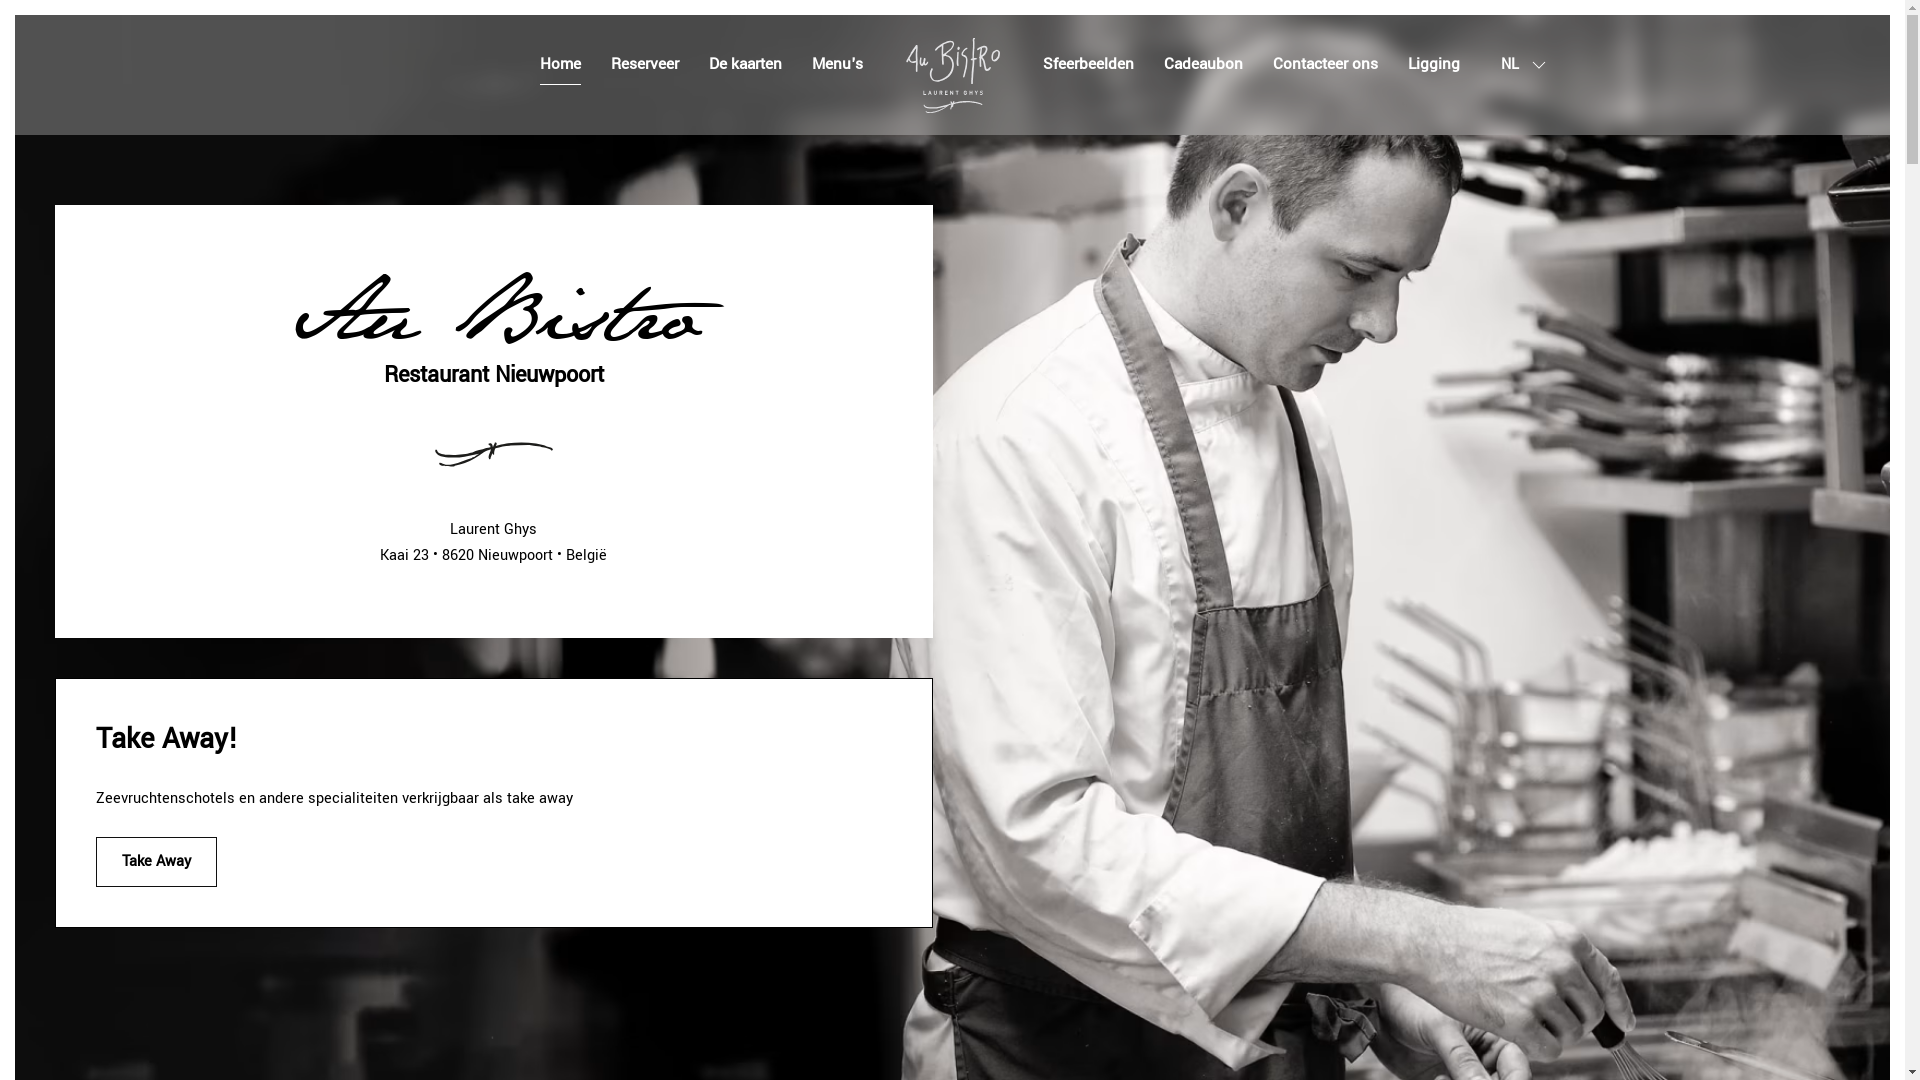 Image resolution: width=1920 pixels, height=1080 pixels. Describe the element at coordinates (643, 64) in the screenshot. I see `'Reserveer'` at that location.